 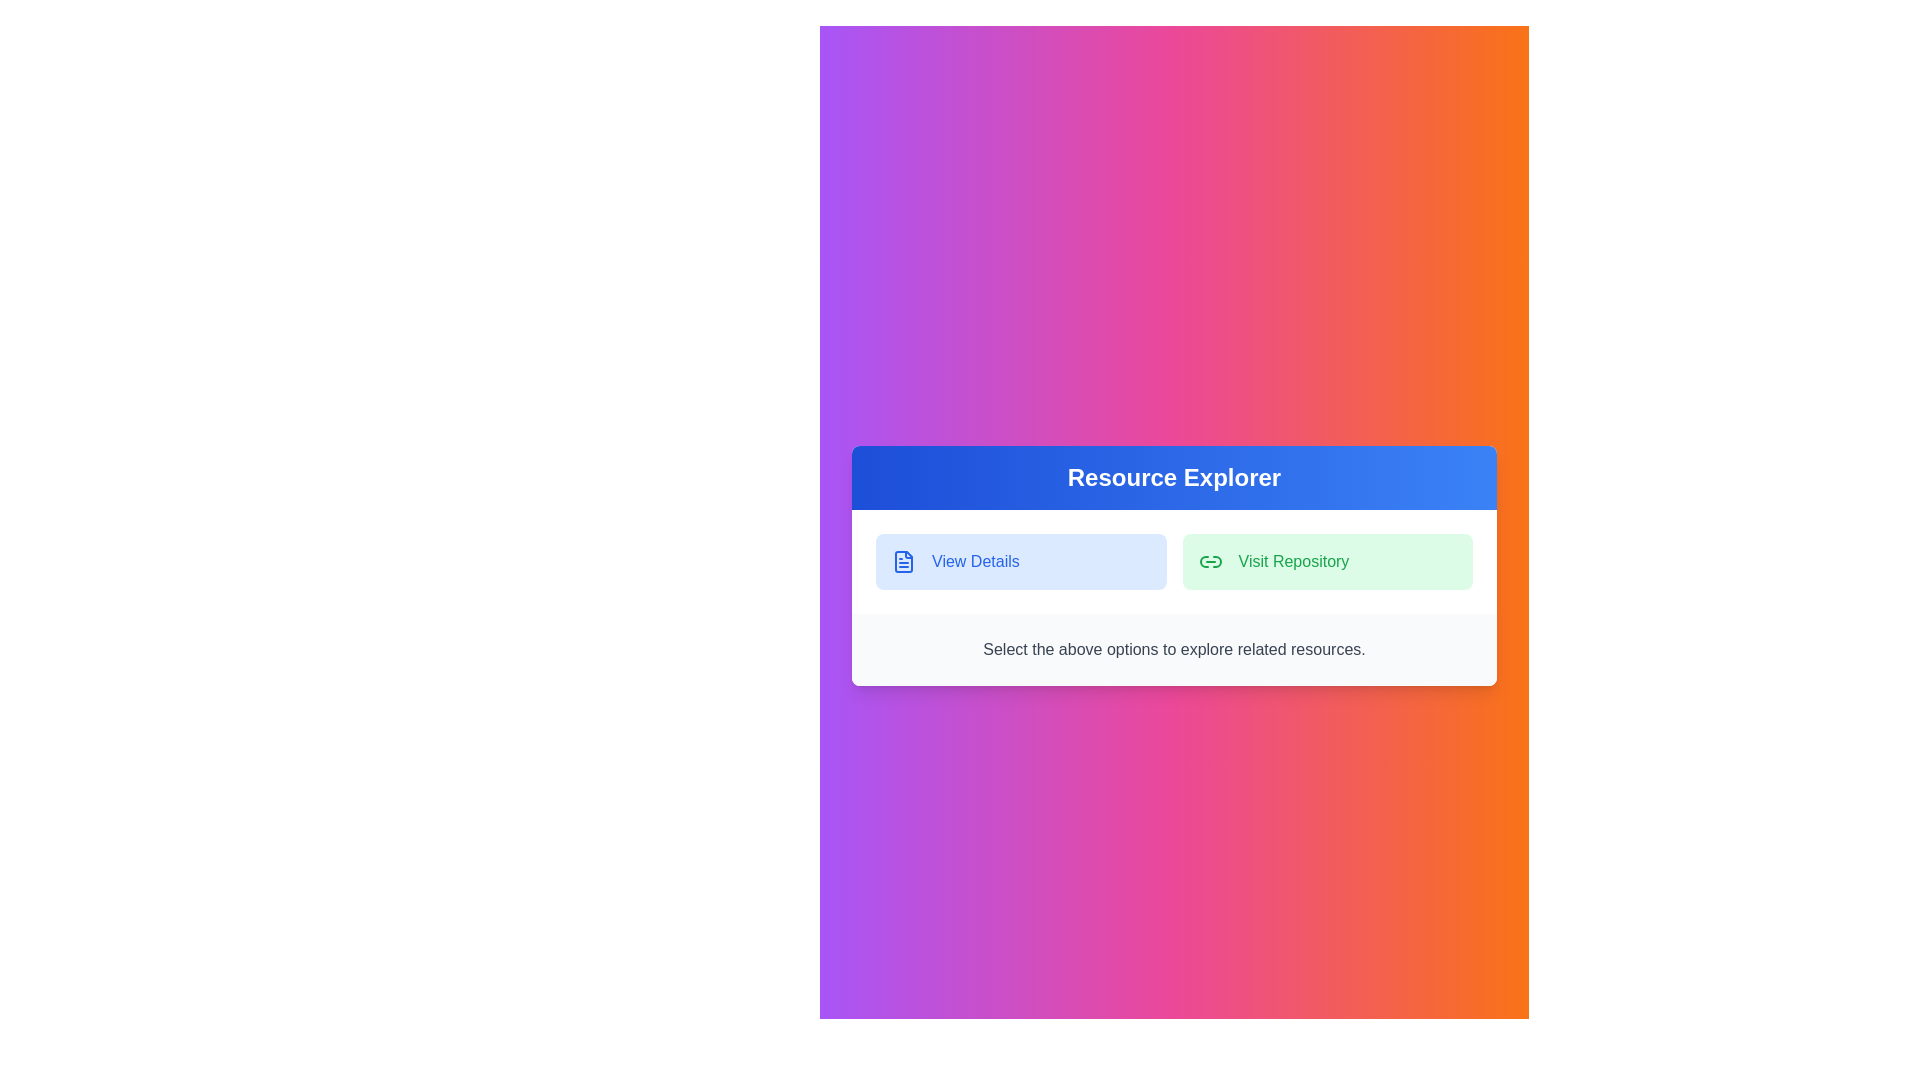 What do you see at coordinates (902, 562) in the screenshot?
I see `the SVG icon that resembles a file or document outline, located to the left of the 'View Details' button` at bounding box center [902, 562].